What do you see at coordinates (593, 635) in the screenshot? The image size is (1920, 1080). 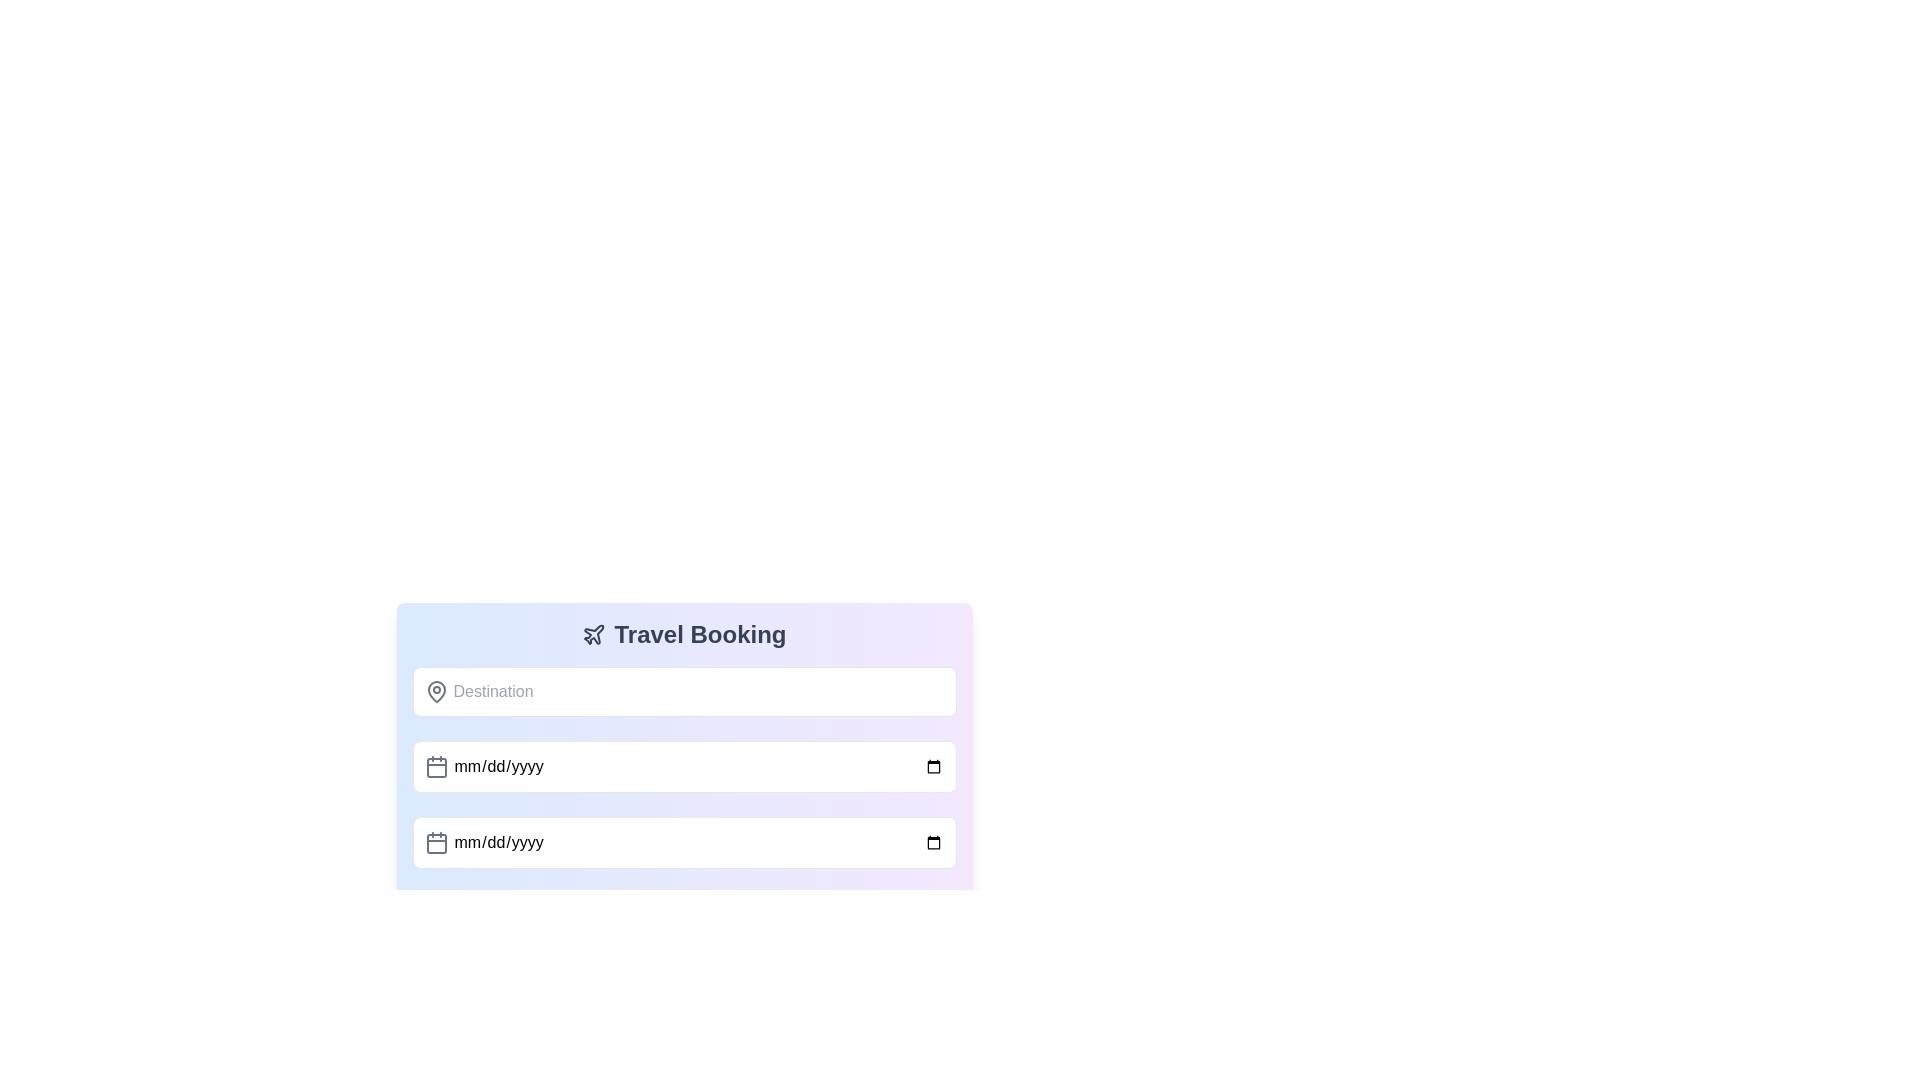 I see `the airplane icon located to the left of the 'Travel Booking' title in the centered header element` at bounding box center [593, 635].